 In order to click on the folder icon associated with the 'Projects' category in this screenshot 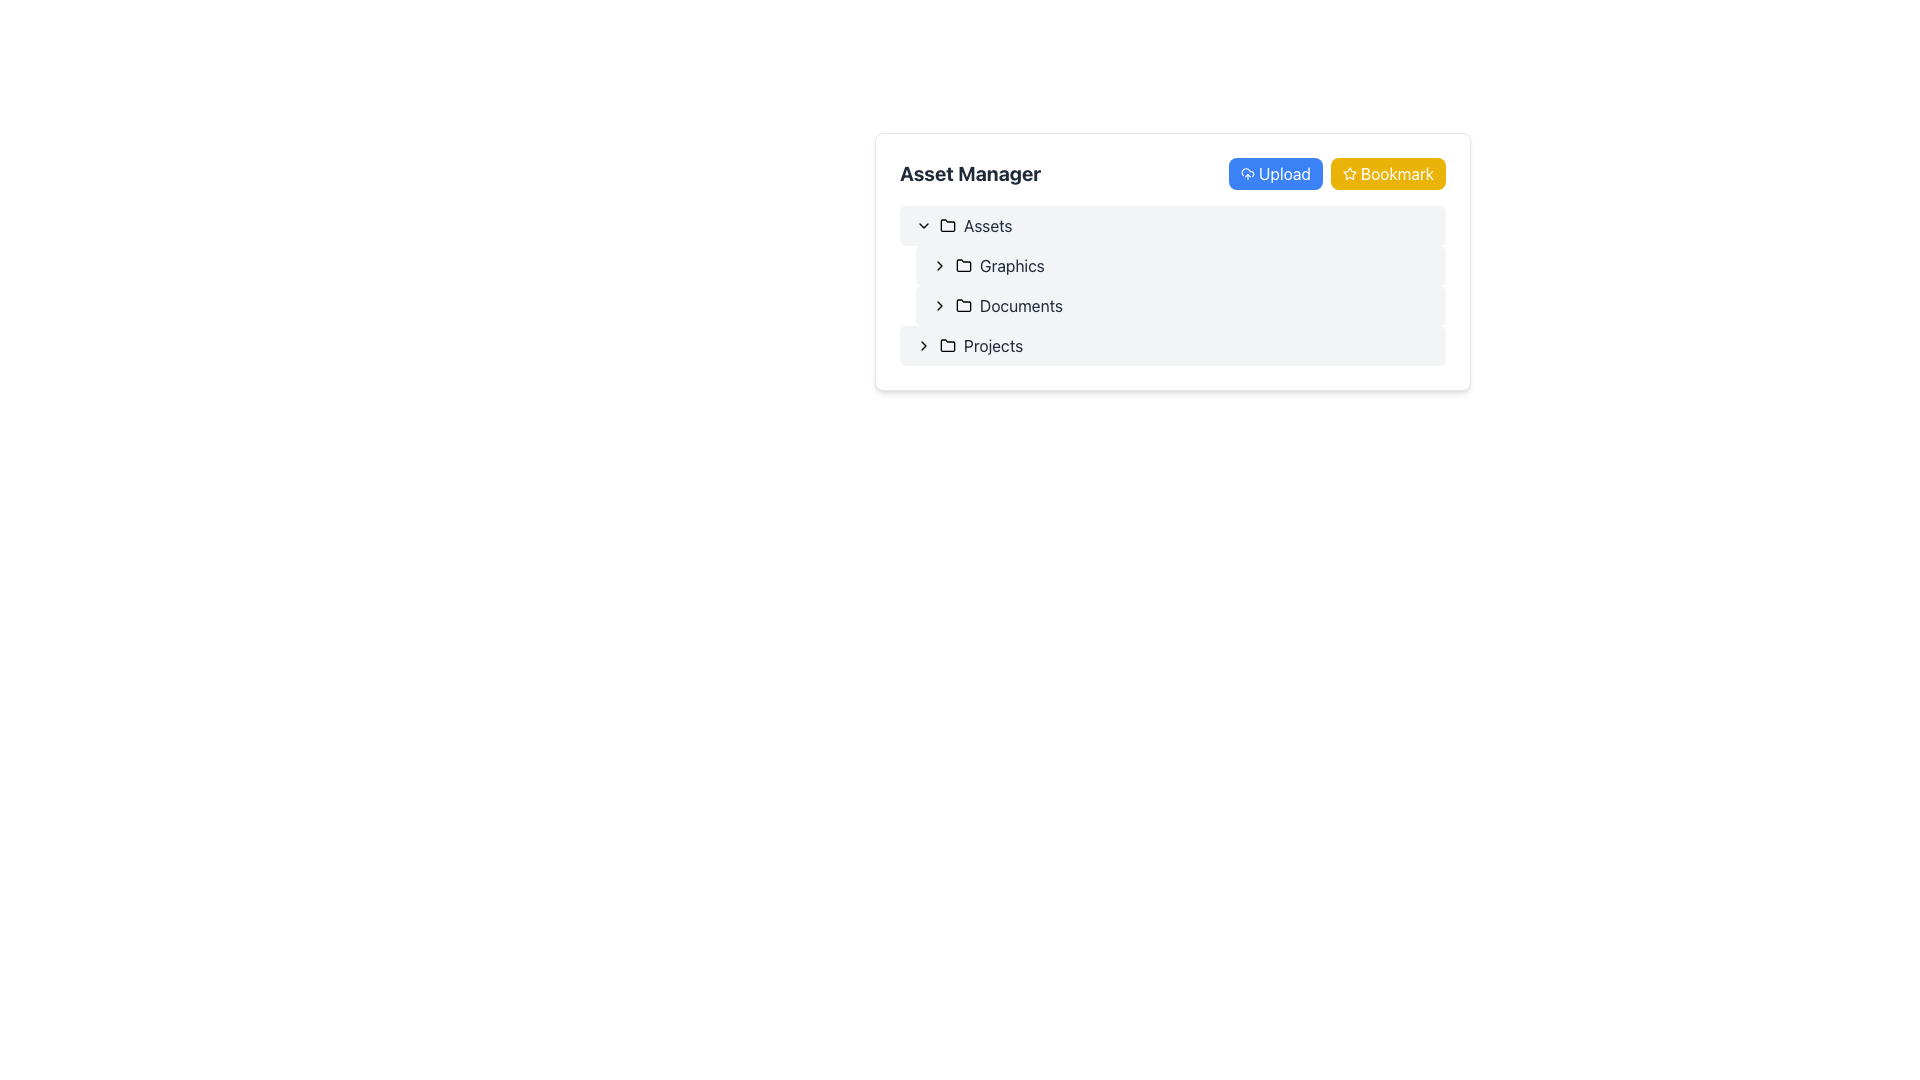, I will do `click(947, 345)`.